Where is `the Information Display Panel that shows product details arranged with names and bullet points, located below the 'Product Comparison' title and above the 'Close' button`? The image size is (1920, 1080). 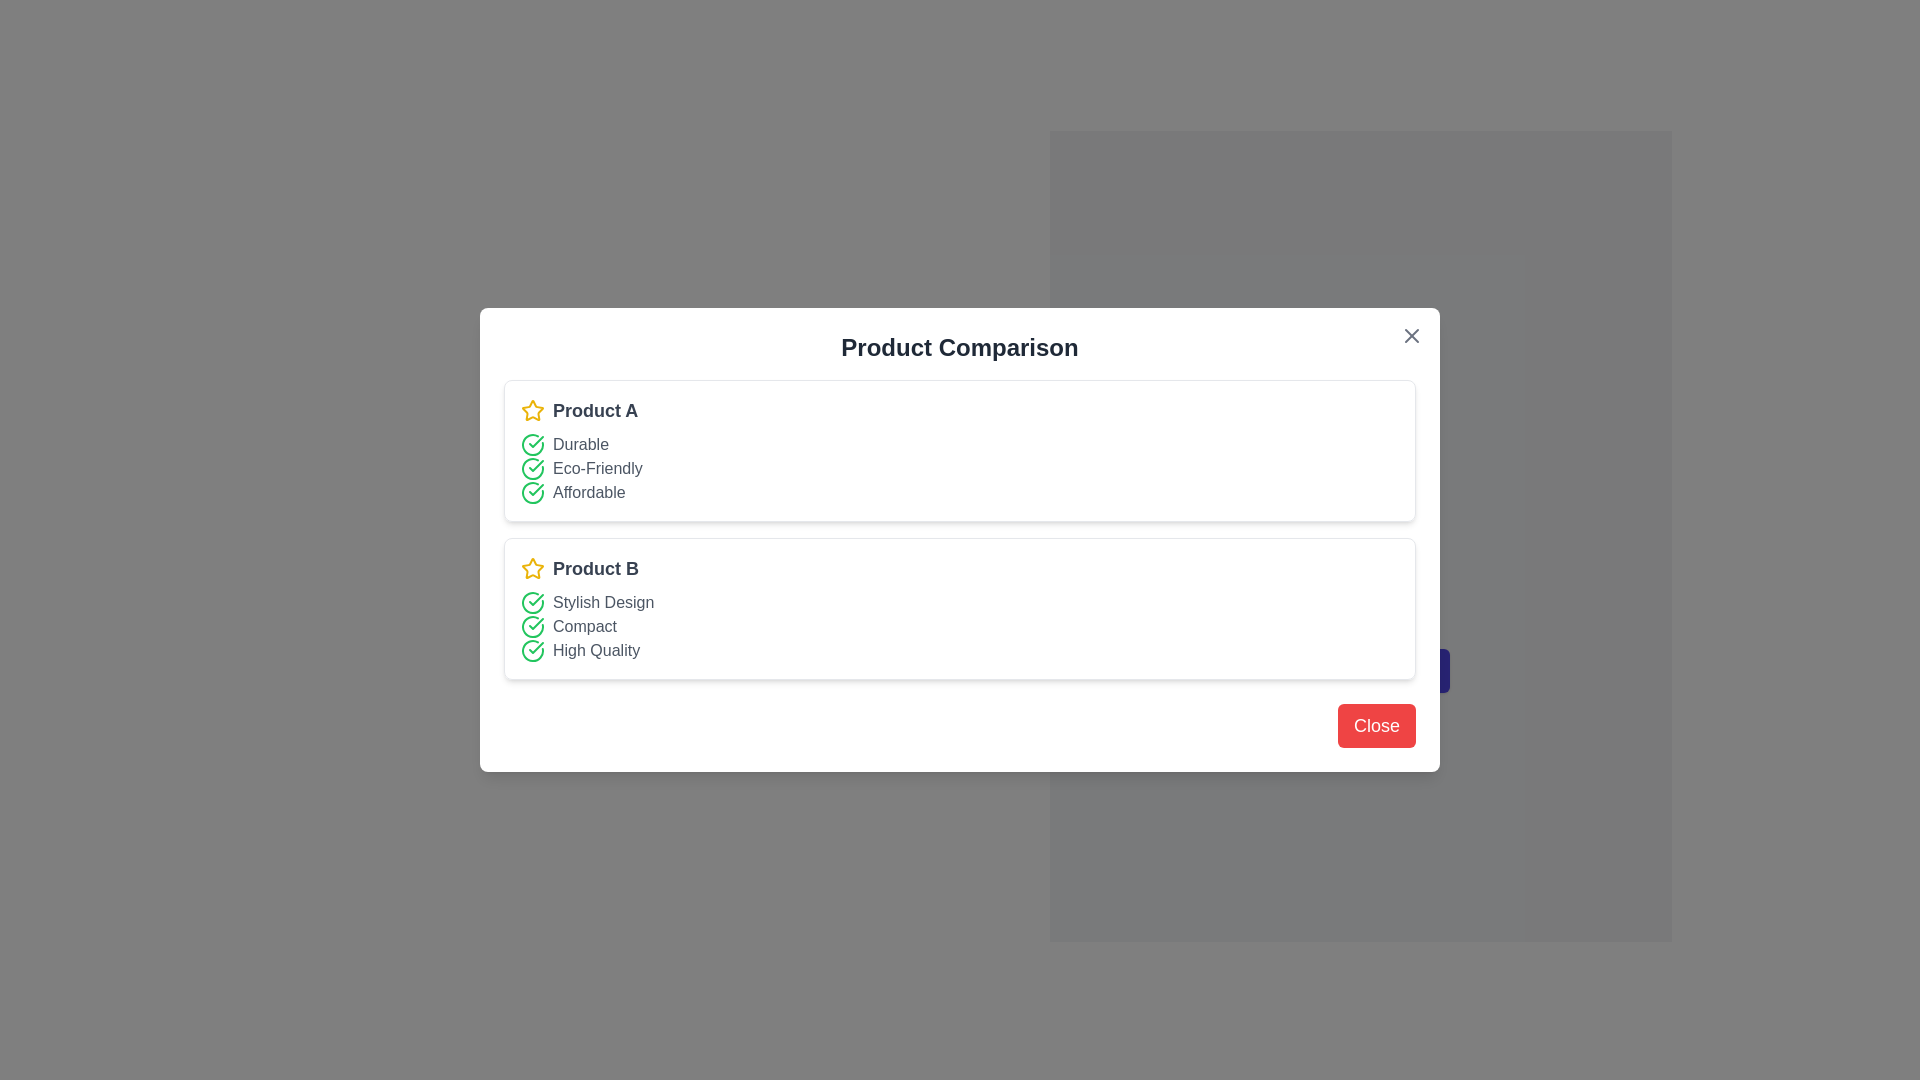 the Information Display Panel that shows product details arranged with names and bullet points, located below the 'Product Comparison' title and above the 'Close' button is located at coordinates (960, 528).